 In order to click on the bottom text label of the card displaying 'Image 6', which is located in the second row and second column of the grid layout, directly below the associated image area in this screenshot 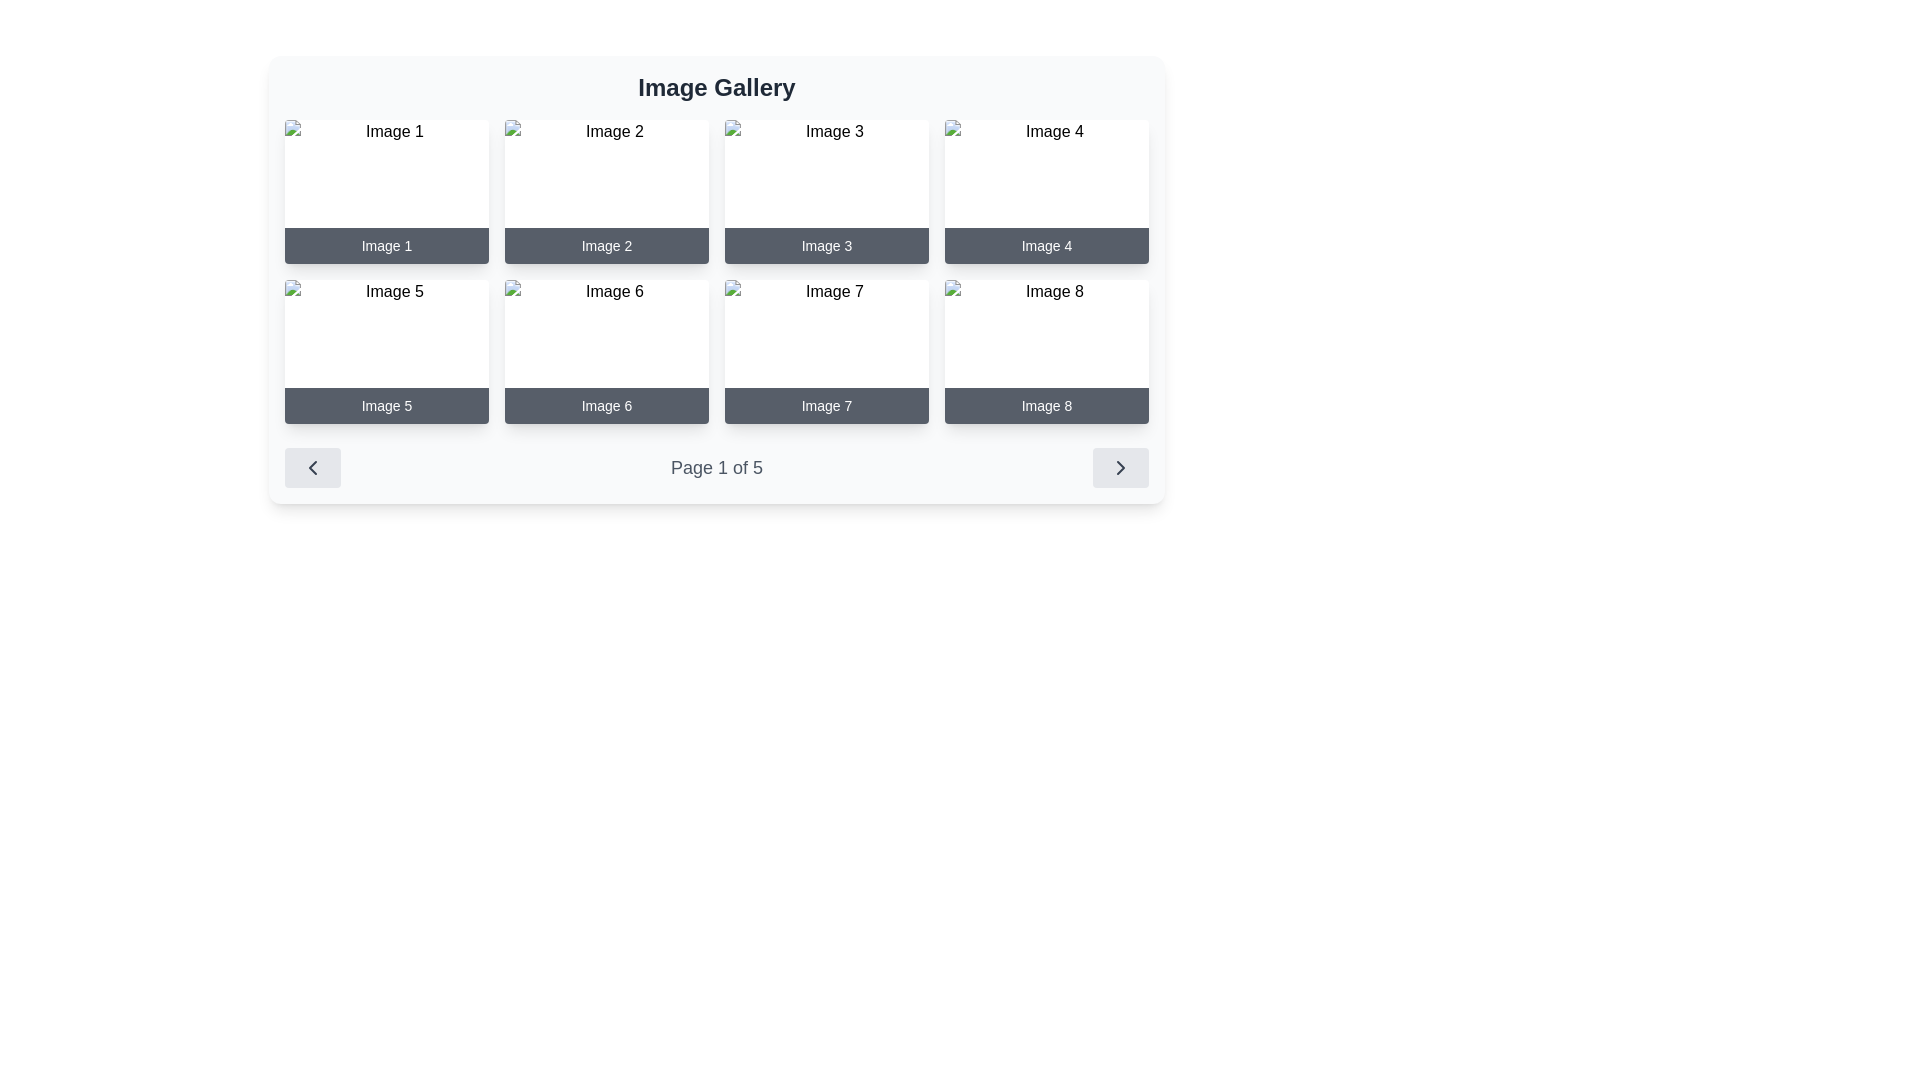, I will do `click(605, 405)`.